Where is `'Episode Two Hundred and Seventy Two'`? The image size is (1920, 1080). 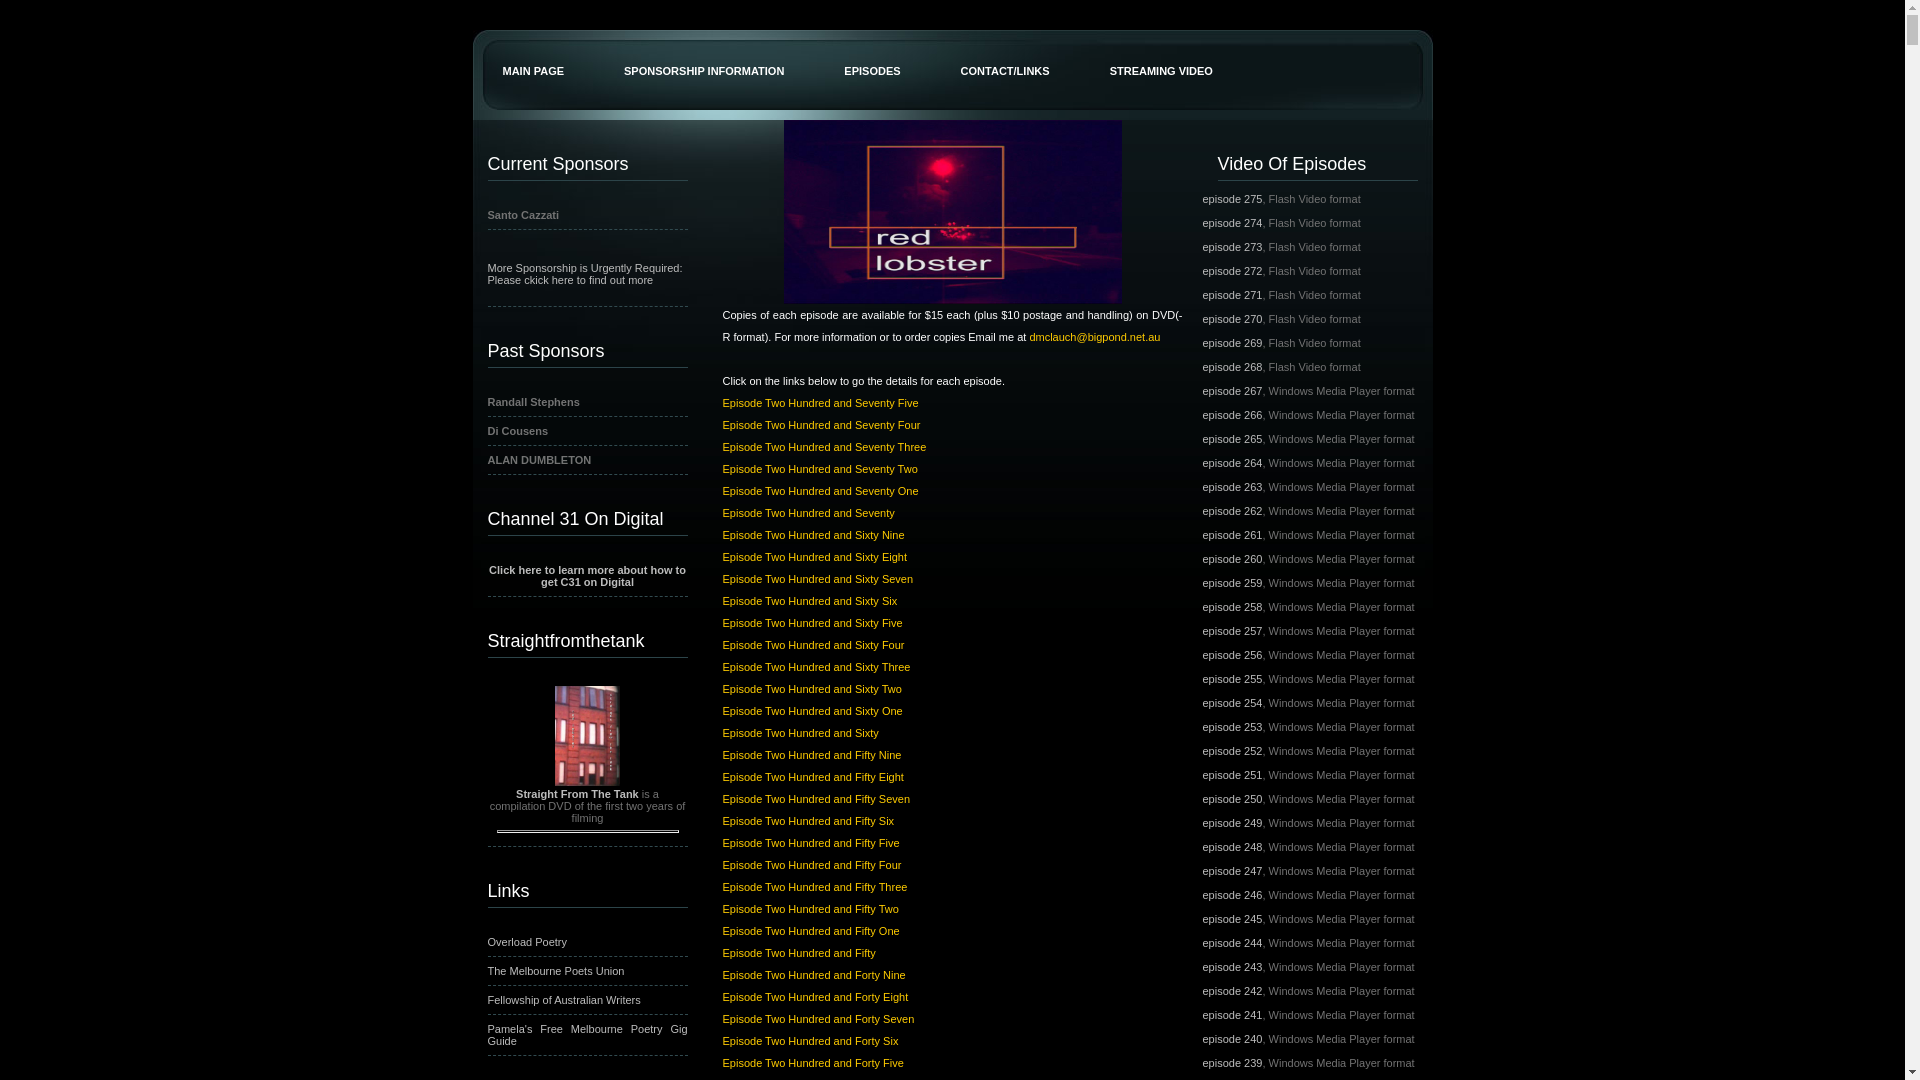
'Episode Two Hundred and Seventy Two' is located at coordinates (819, 469).